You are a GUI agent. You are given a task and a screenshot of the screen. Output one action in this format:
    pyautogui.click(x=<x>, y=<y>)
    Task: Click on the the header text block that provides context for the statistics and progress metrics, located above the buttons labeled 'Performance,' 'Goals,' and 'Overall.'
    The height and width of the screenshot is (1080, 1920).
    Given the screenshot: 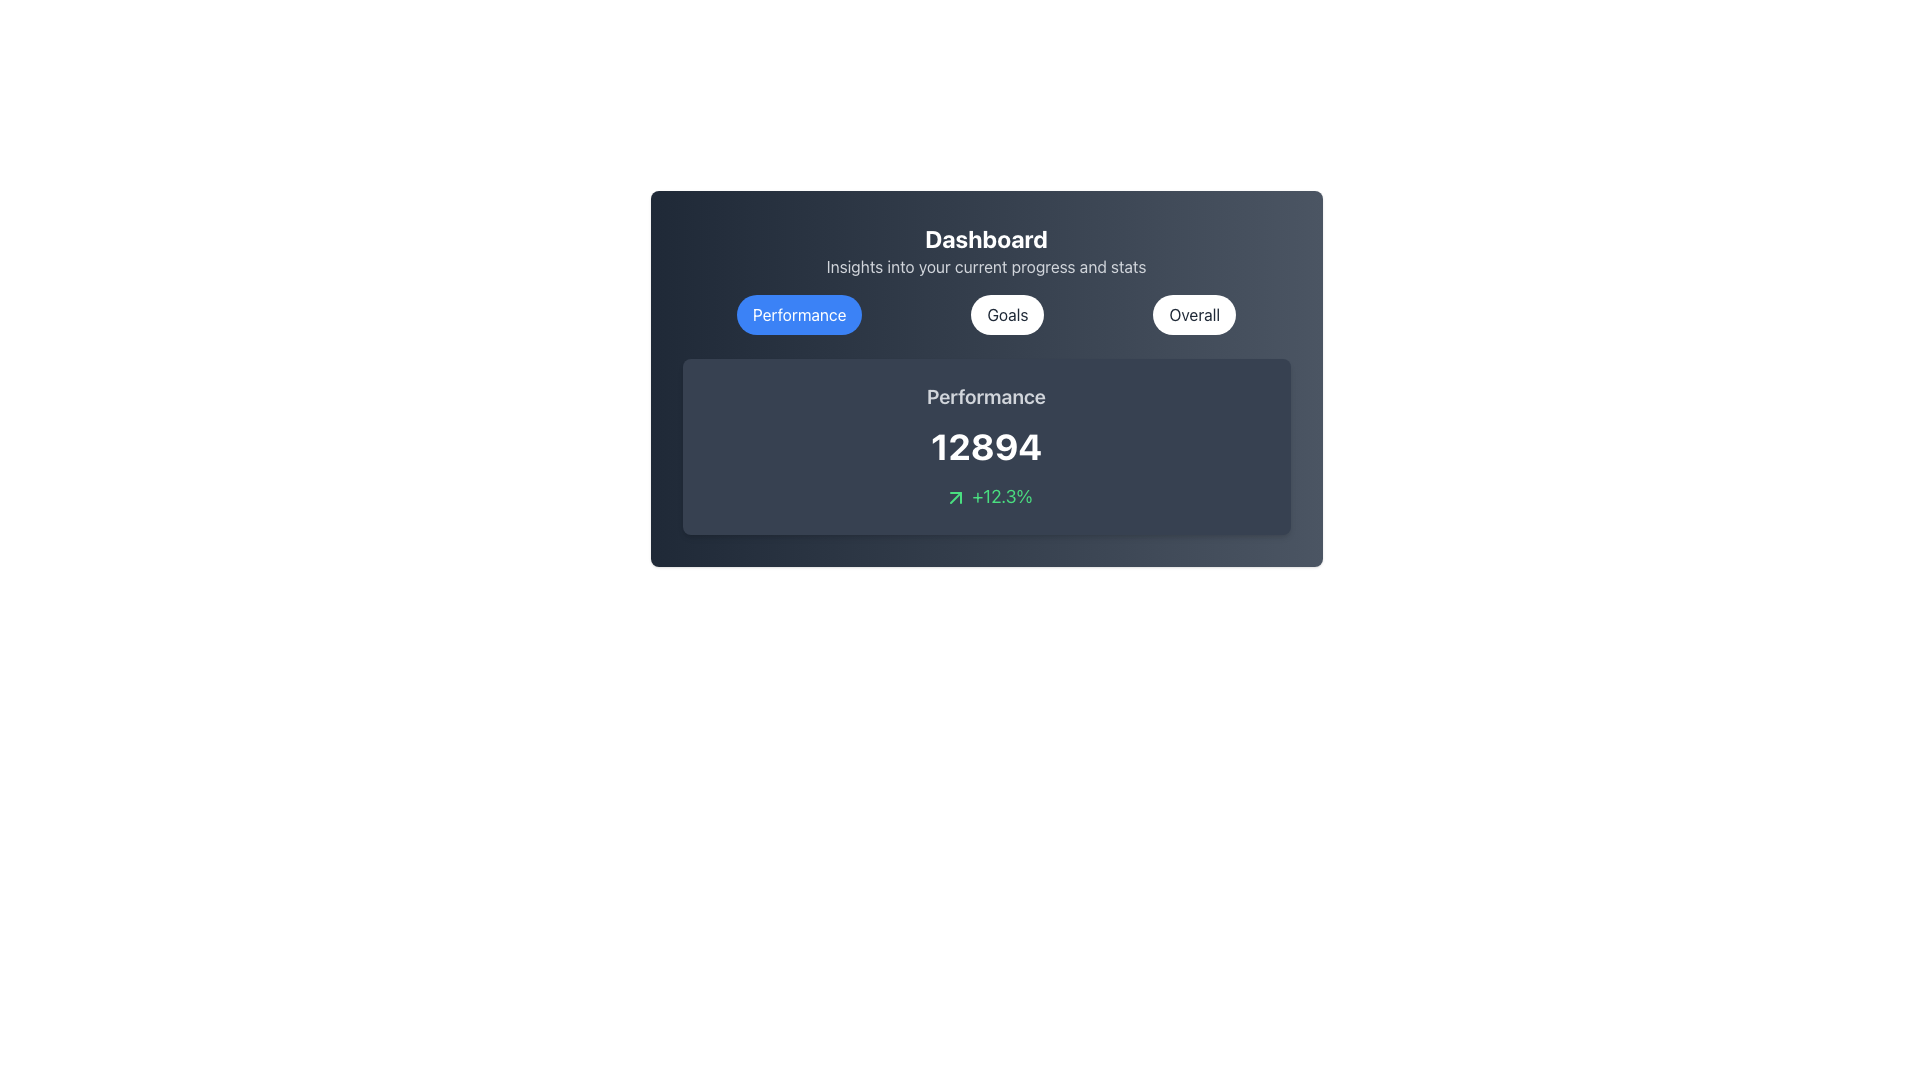 What is the action you would take?
    pyautogui.click(x=986, y=249)
    